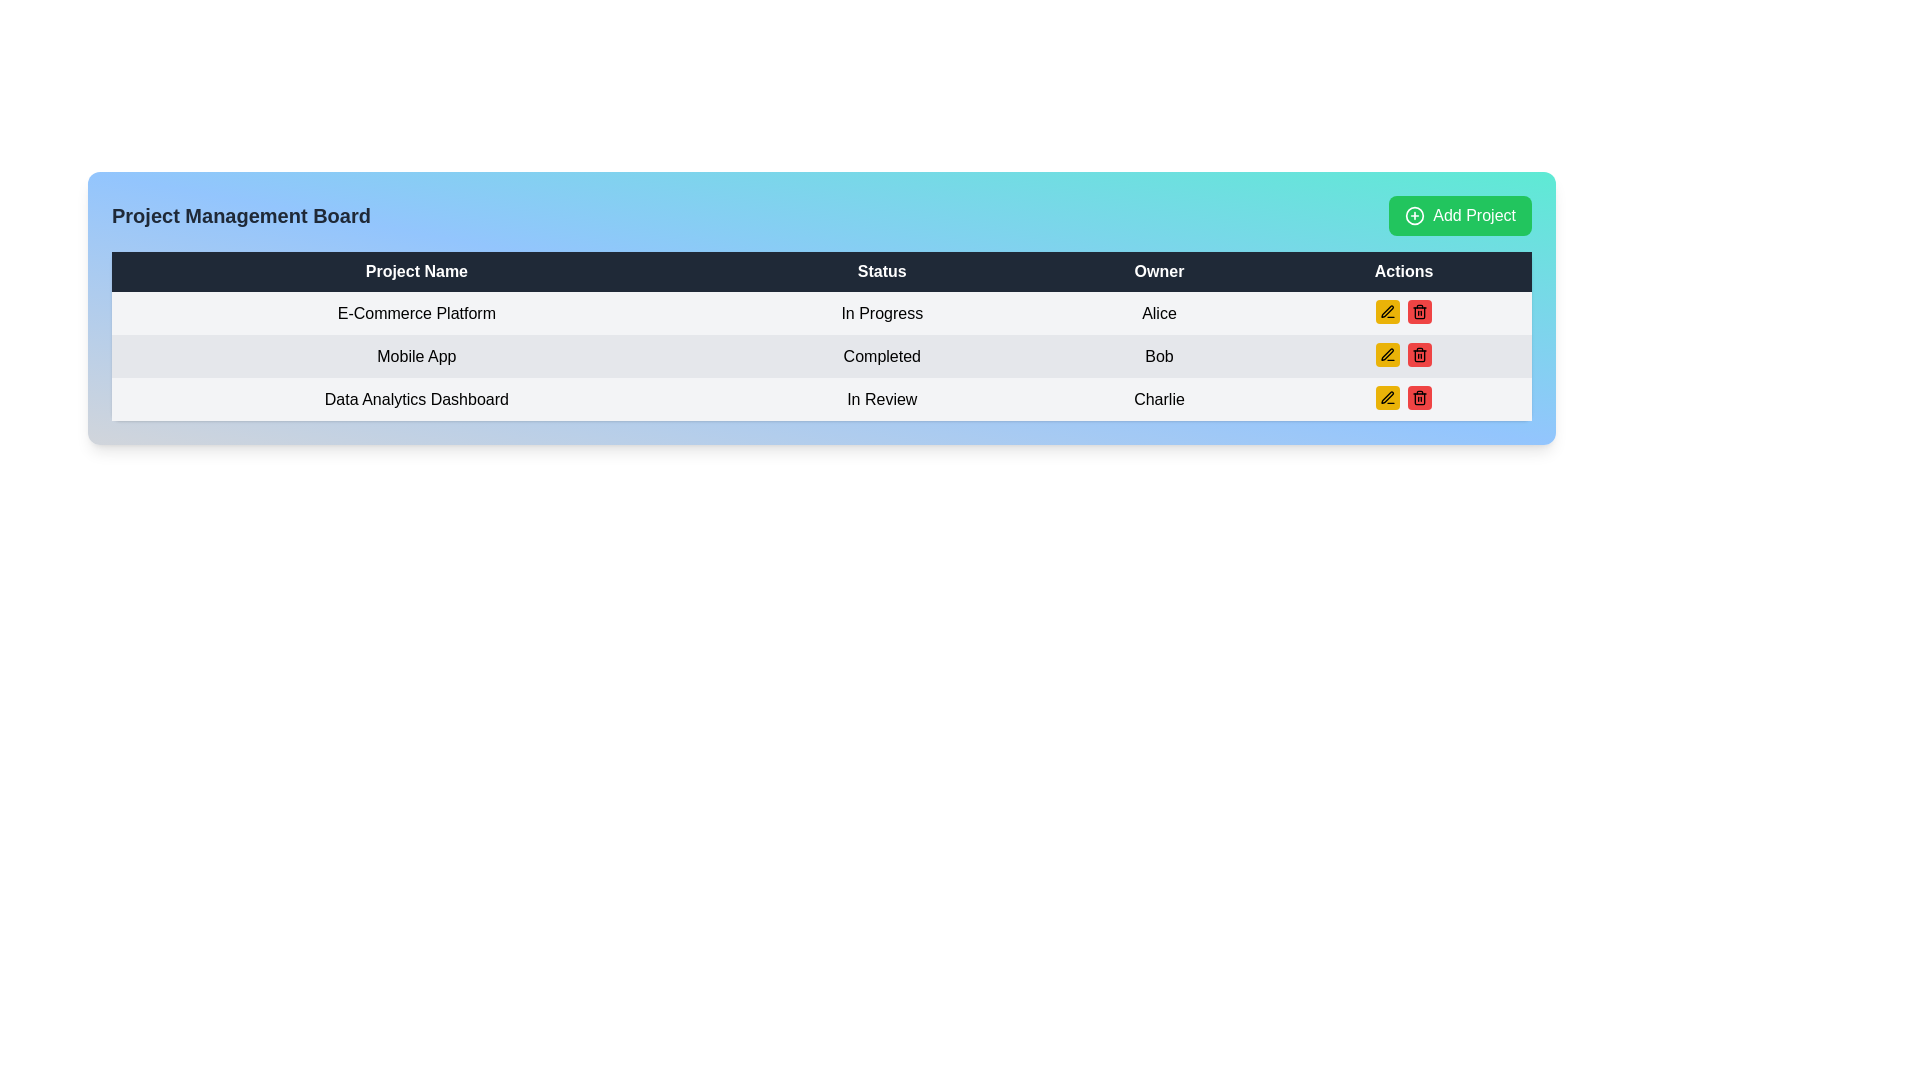  Describe the element at coordinates (1386, 353) in the screenshot. I see `the first button in the 'Actions' column for the 'Mobile App' project` at that location.